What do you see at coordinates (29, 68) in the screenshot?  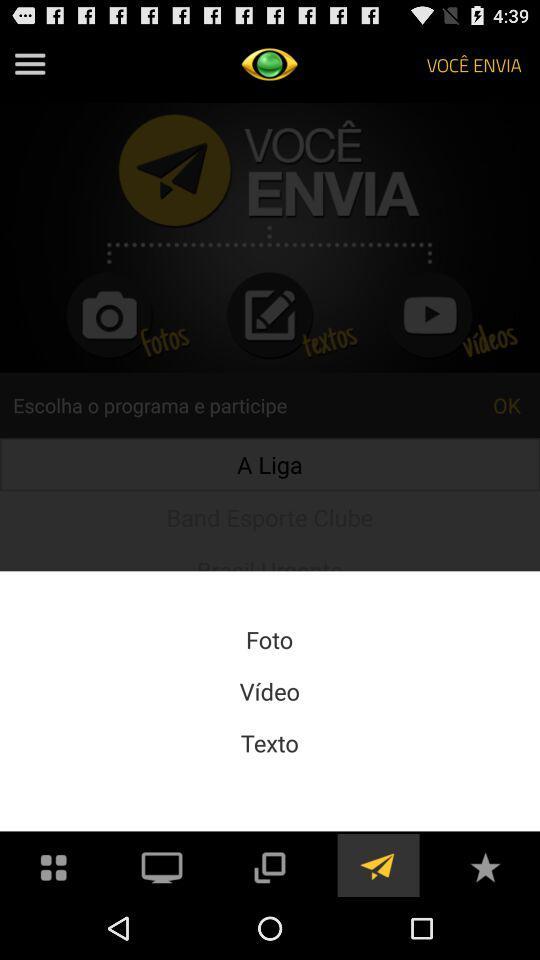 I see `the menu icon` at bounding box center [29, 68].